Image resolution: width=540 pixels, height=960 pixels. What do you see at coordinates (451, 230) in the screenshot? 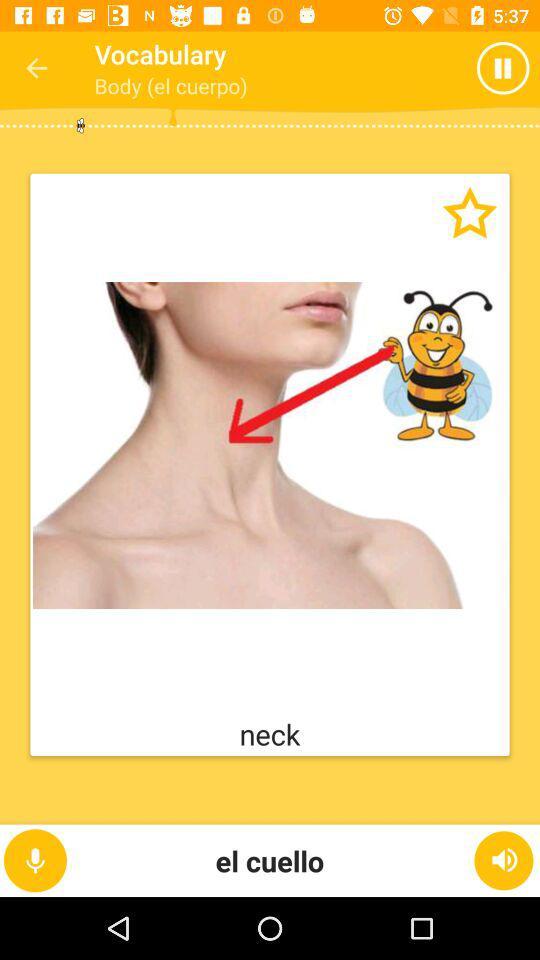
I see `the icon above the neck icon` at bounding box center [451, 230].